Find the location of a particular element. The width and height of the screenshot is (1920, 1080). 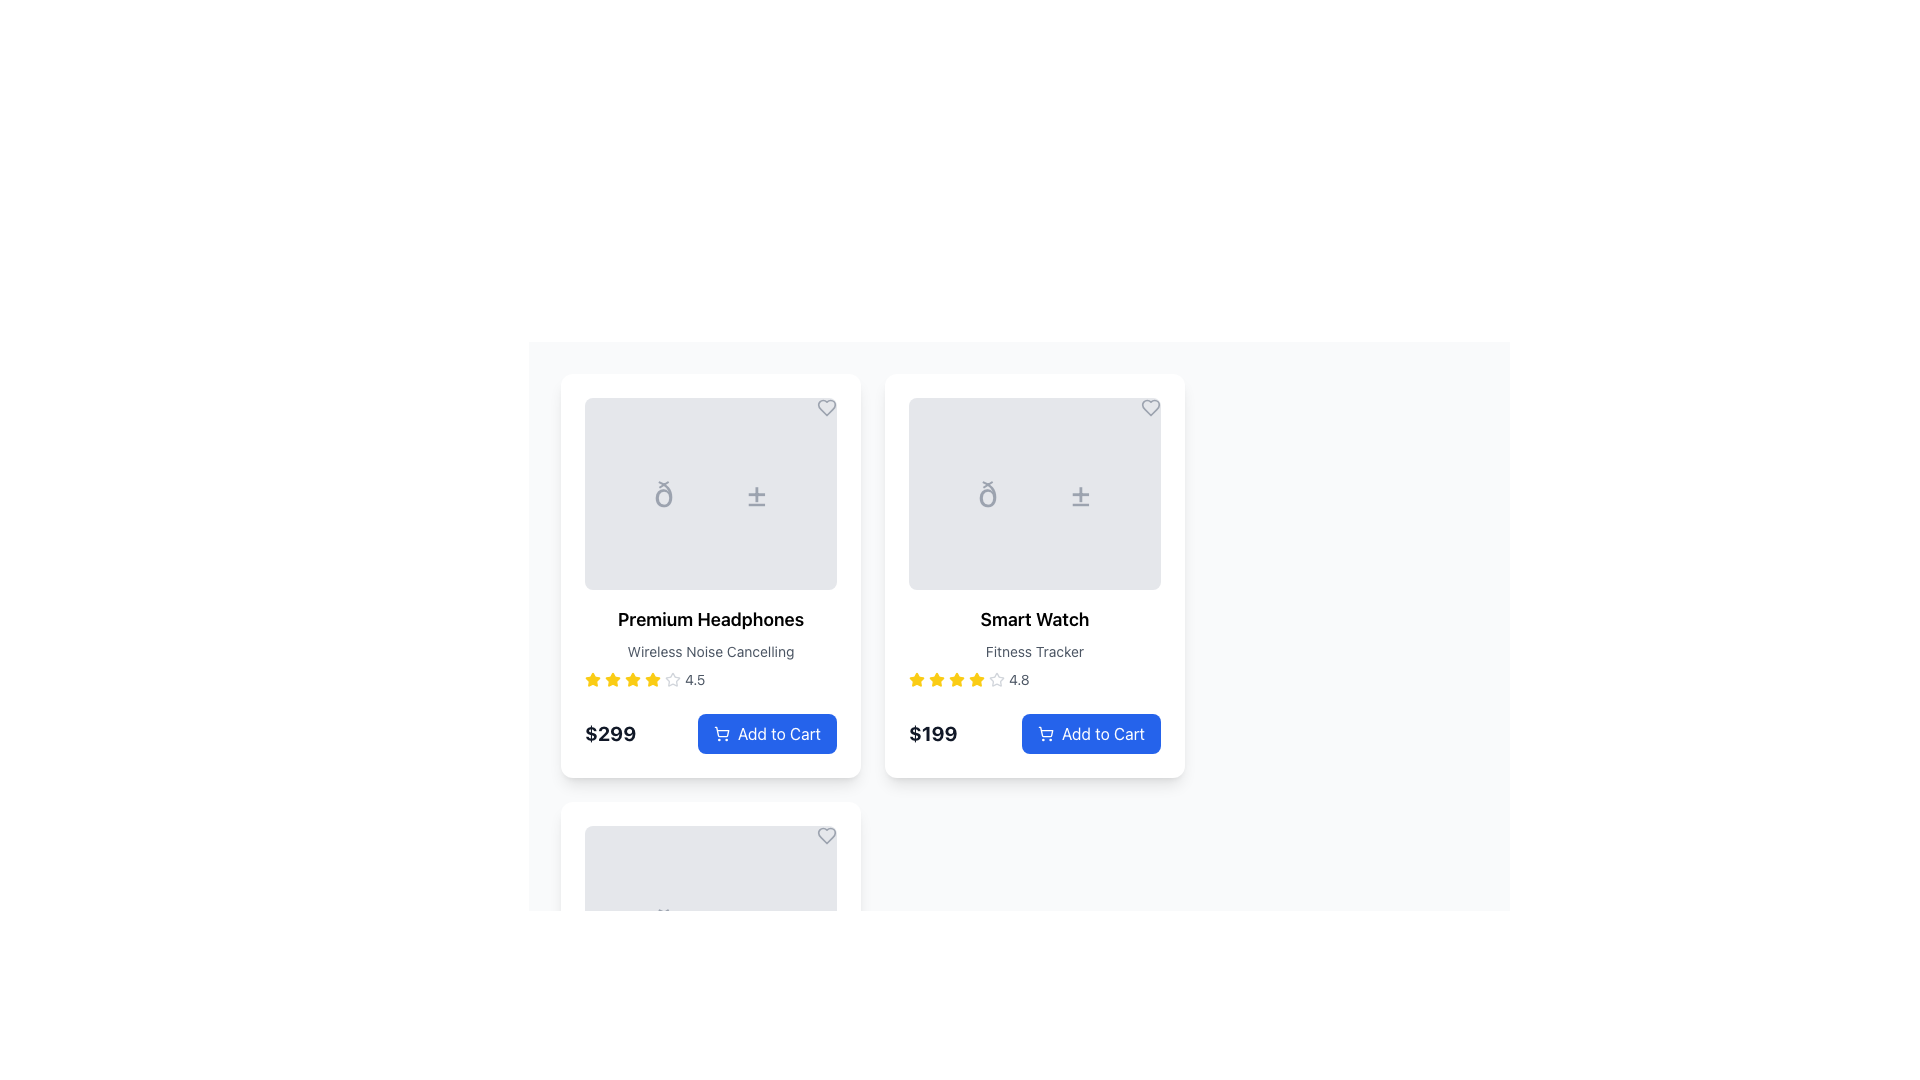

the heart-shaped icon in the top-right corner of the 'Premium Headphones' card, which represents a 'like' or 'favorite' action is located at coordinates (826, 407).